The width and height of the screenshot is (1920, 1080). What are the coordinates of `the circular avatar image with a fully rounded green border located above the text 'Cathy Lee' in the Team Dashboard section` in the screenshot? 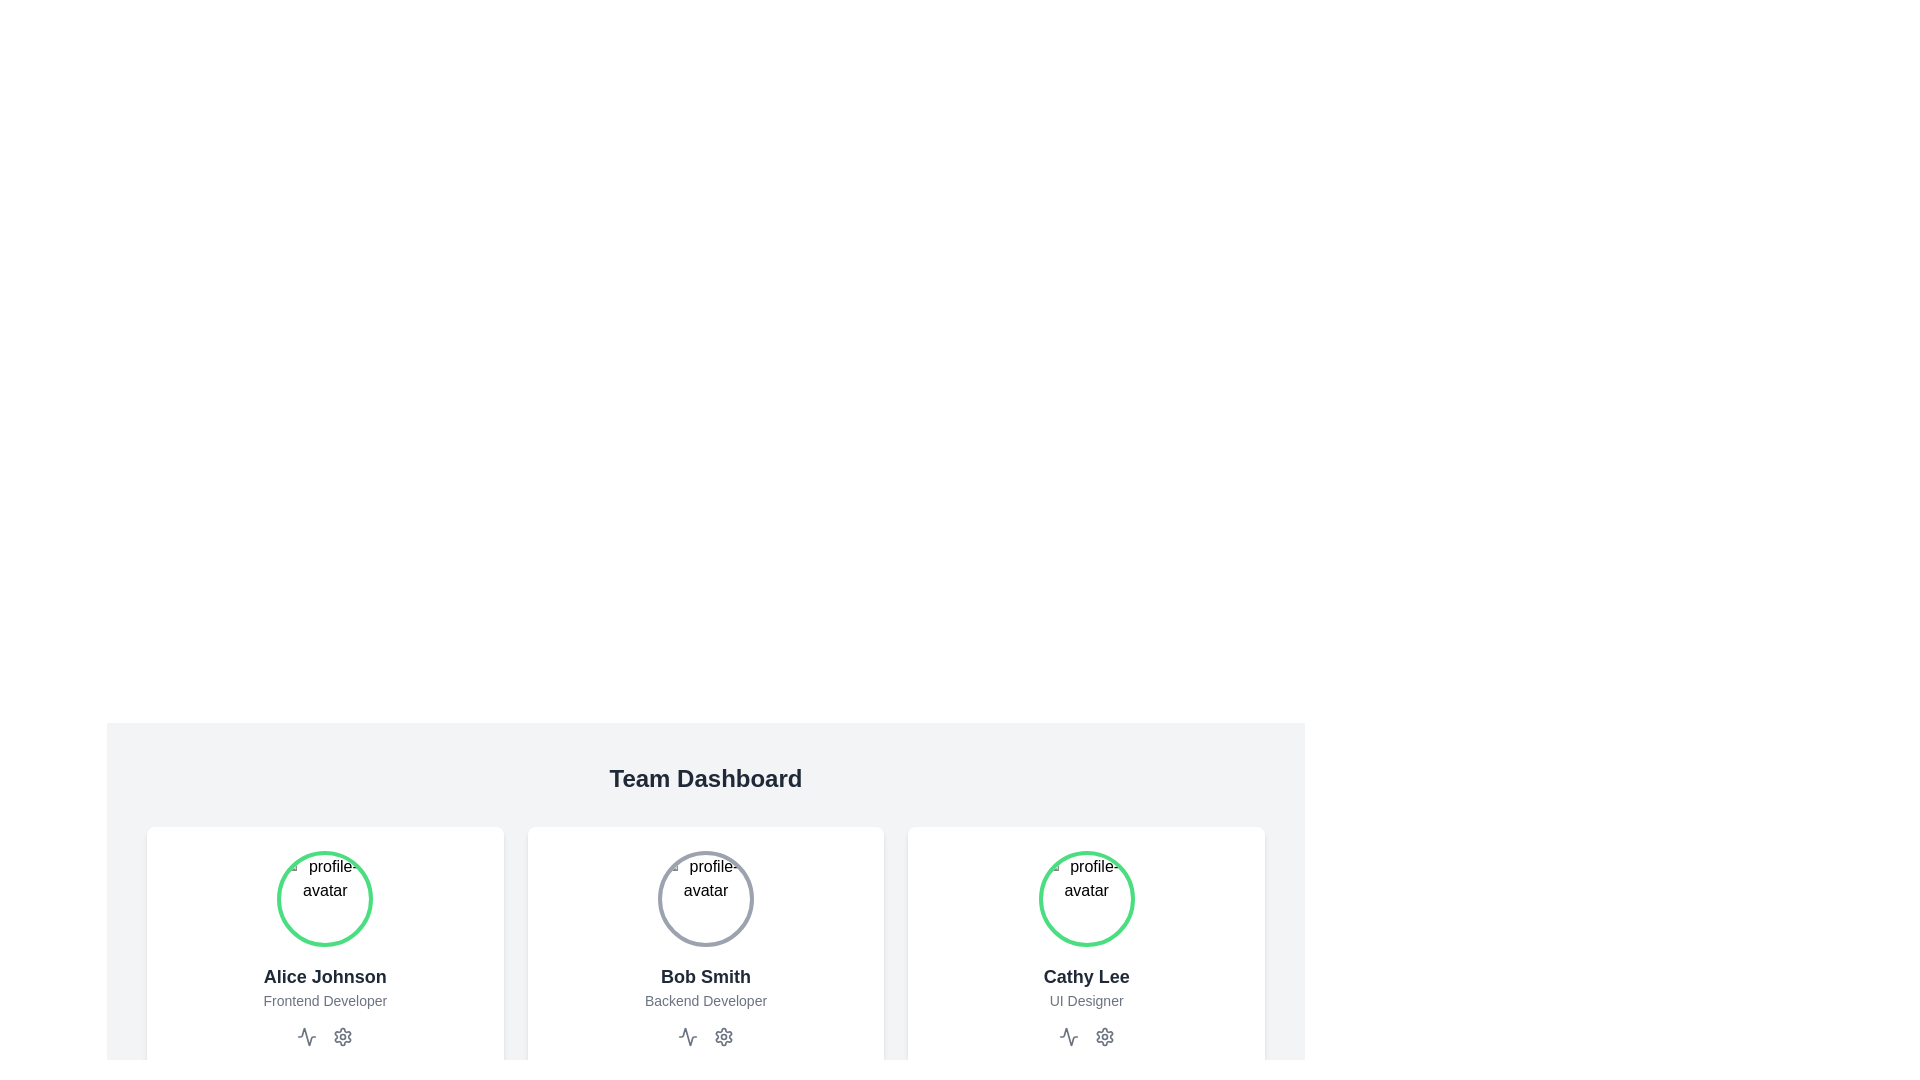 It's located at (1085, 897).